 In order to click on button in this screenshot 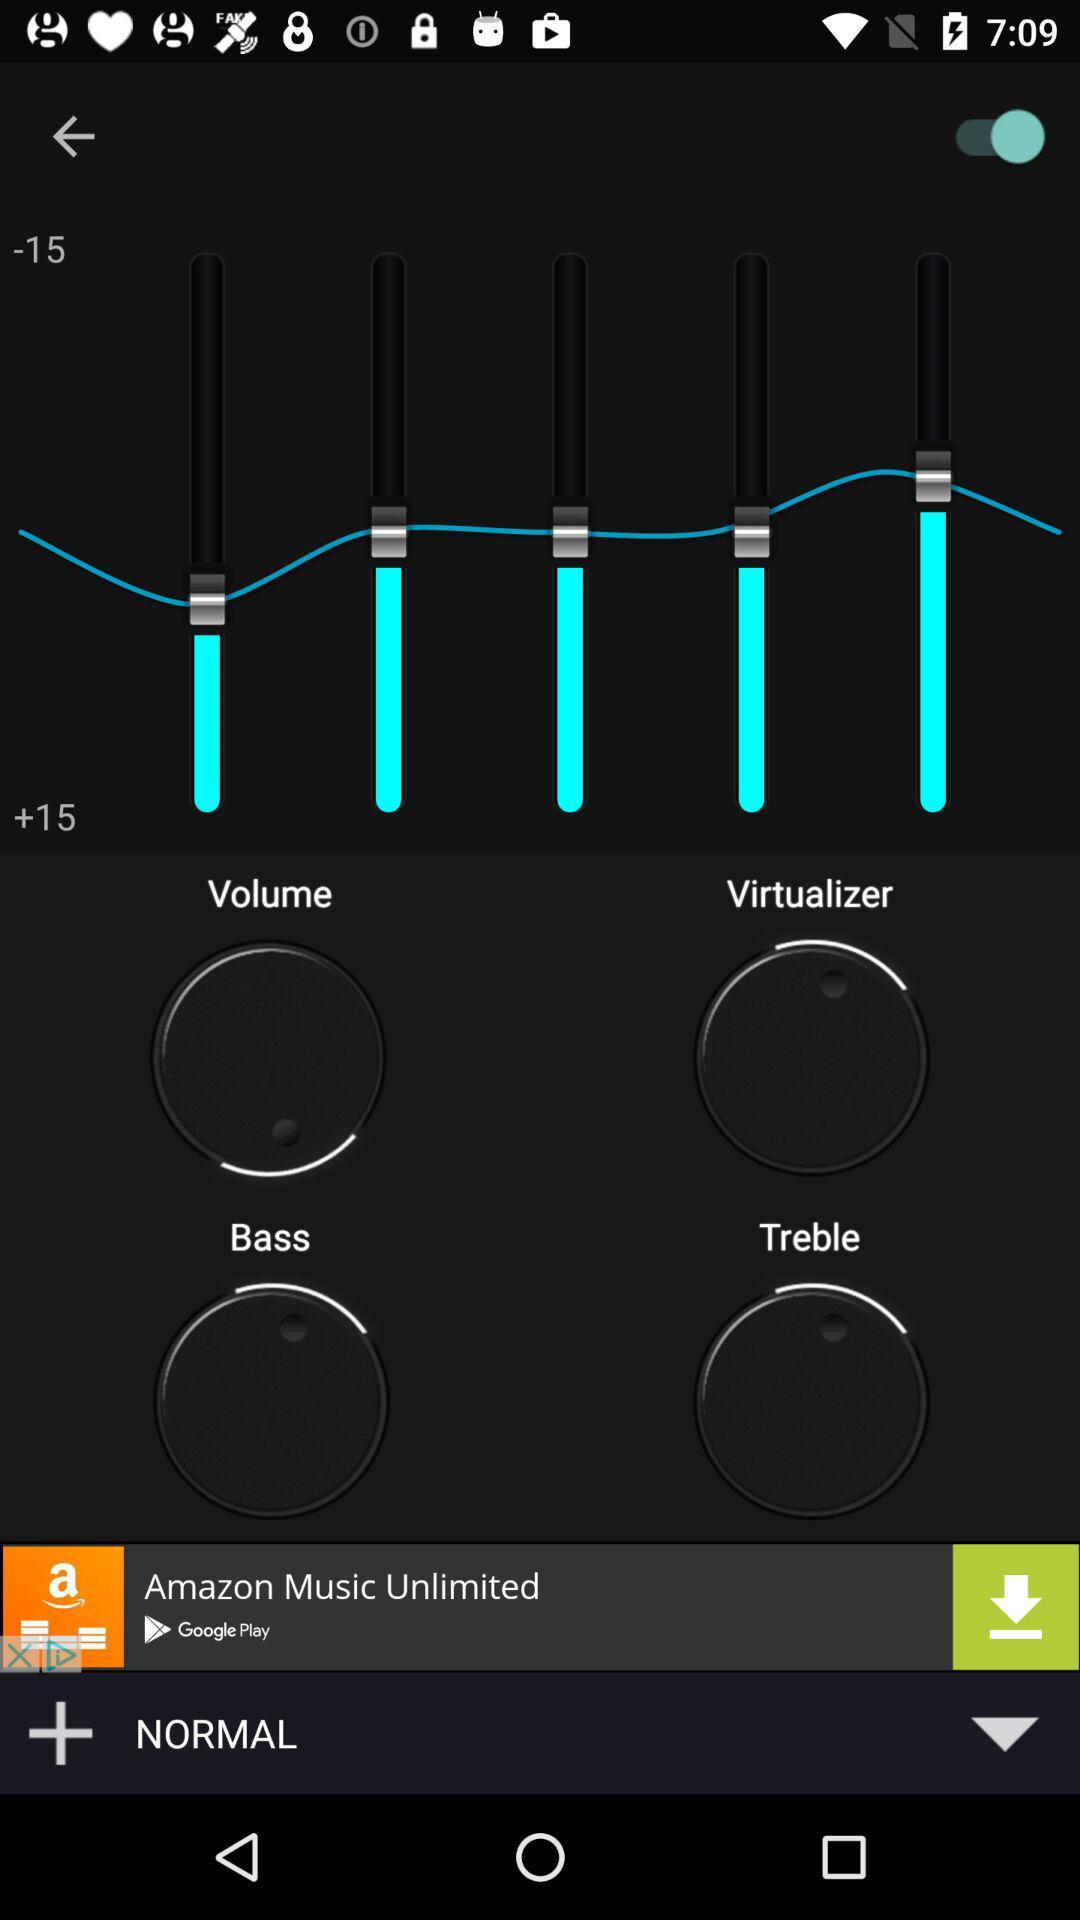, I will do `click(59, 1732)`.